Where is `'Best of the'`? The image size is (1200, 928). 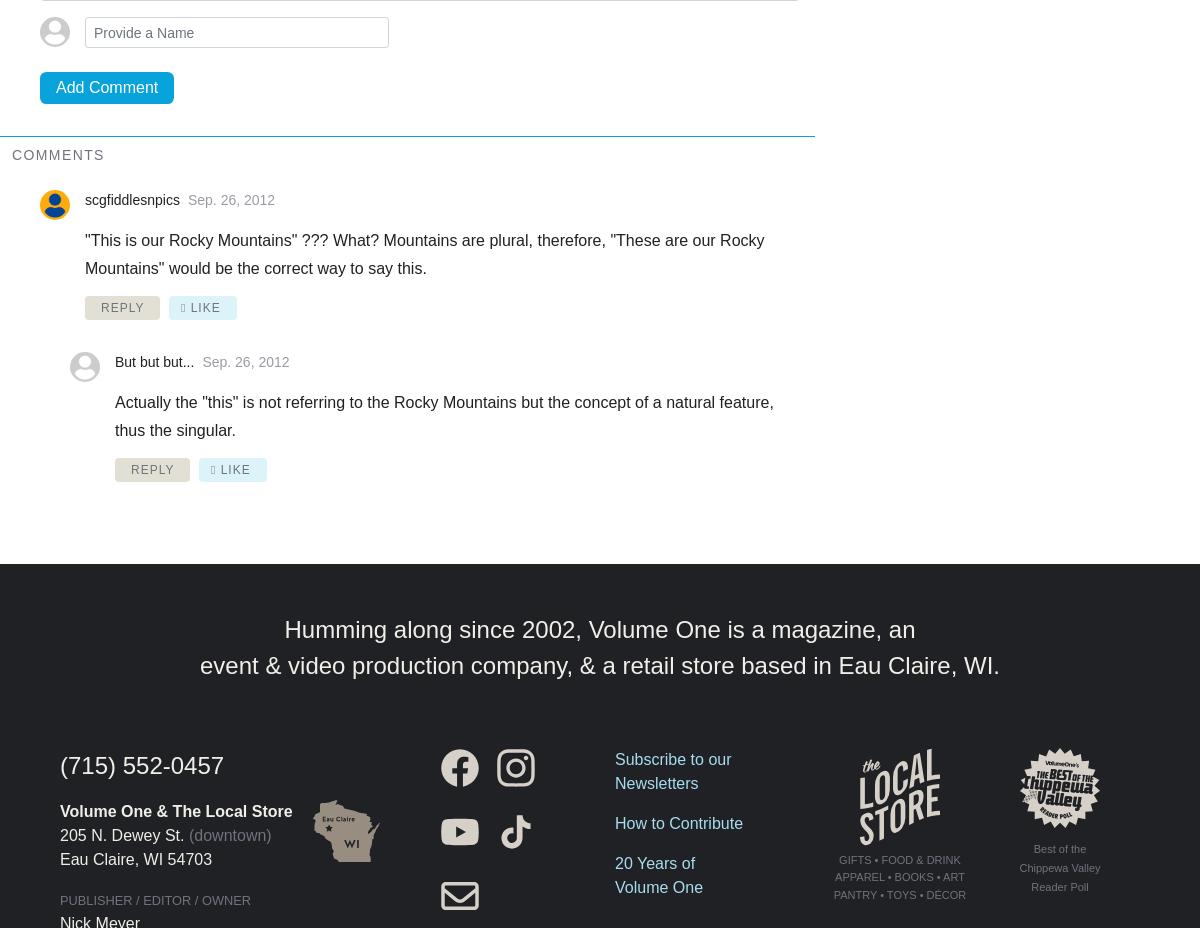
'Best of the' is located at coordinates (1032, 848).